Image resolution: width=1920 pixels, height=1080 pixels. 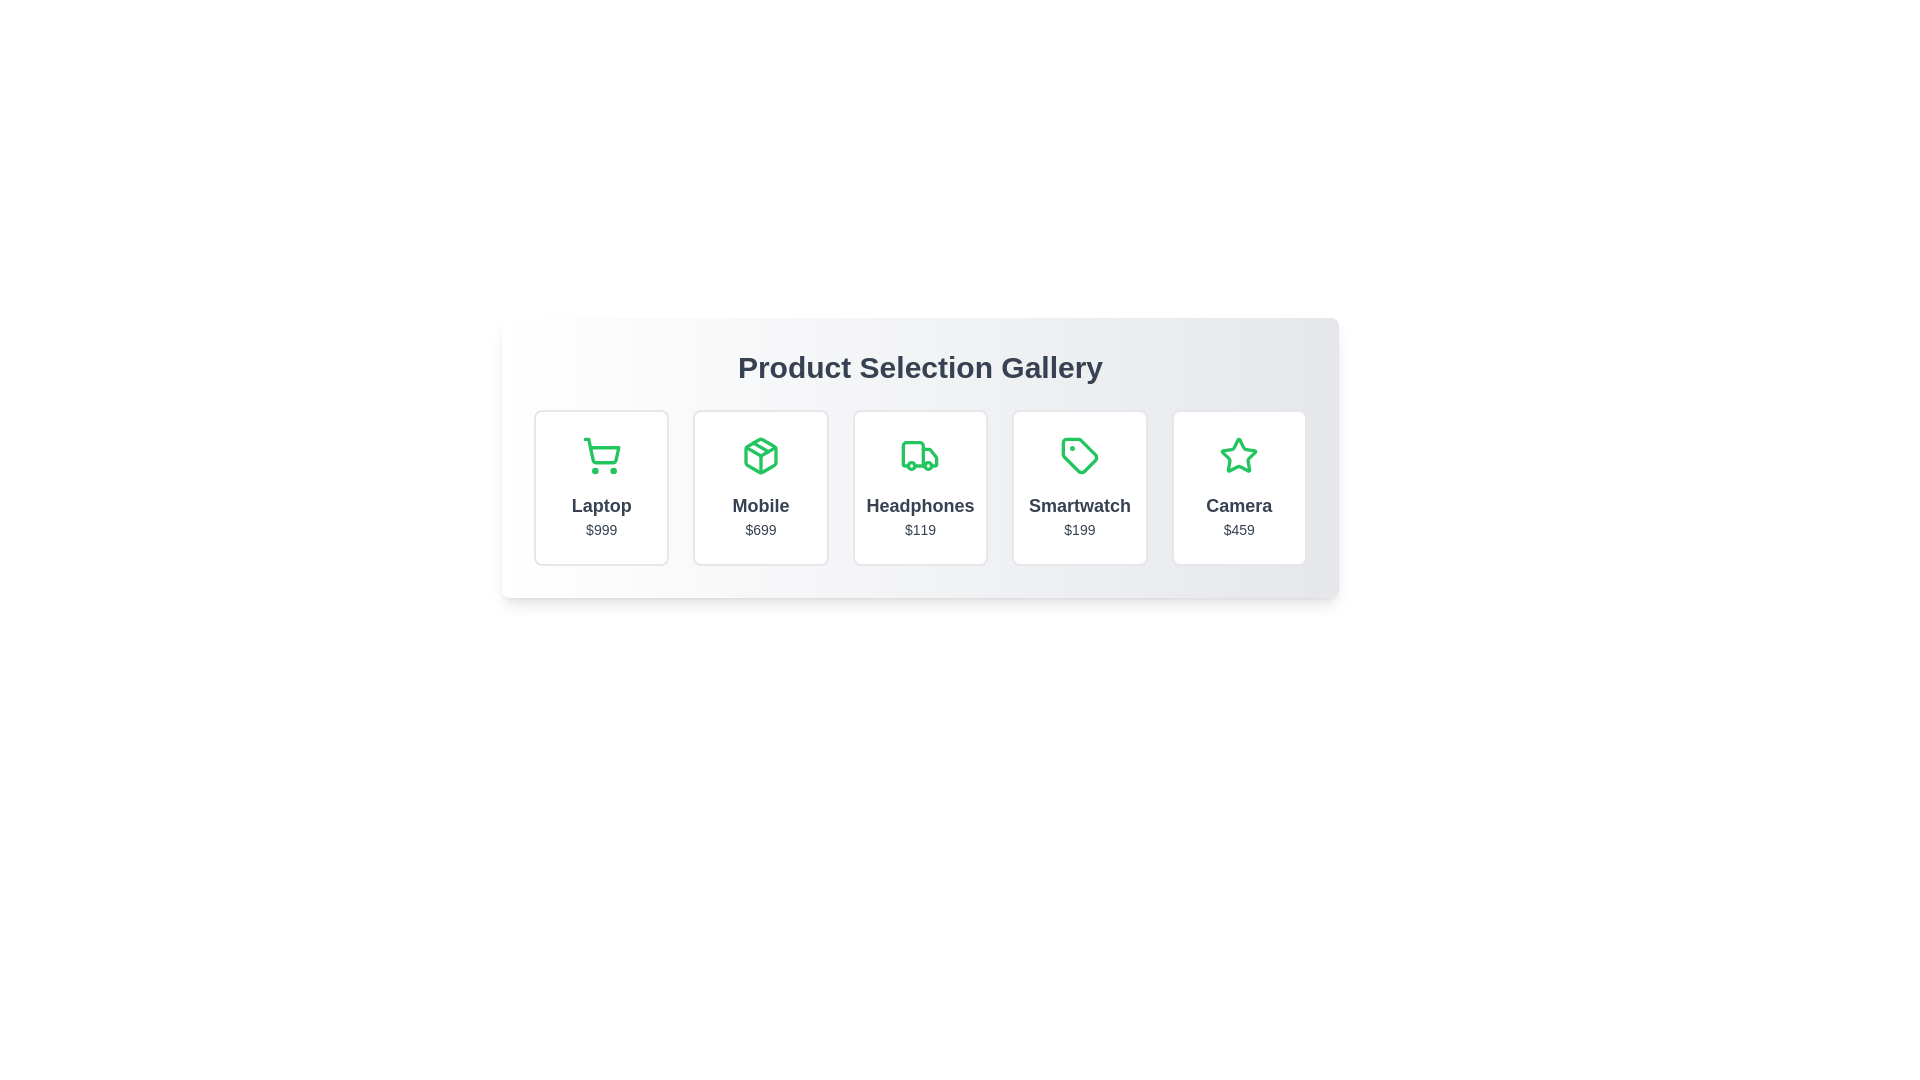 I want to click on the smartwatch product card, which is the fourth card in a horizontal row located between the 'Headphones' and 'Camera' cards, so click(x=1078, y=488).